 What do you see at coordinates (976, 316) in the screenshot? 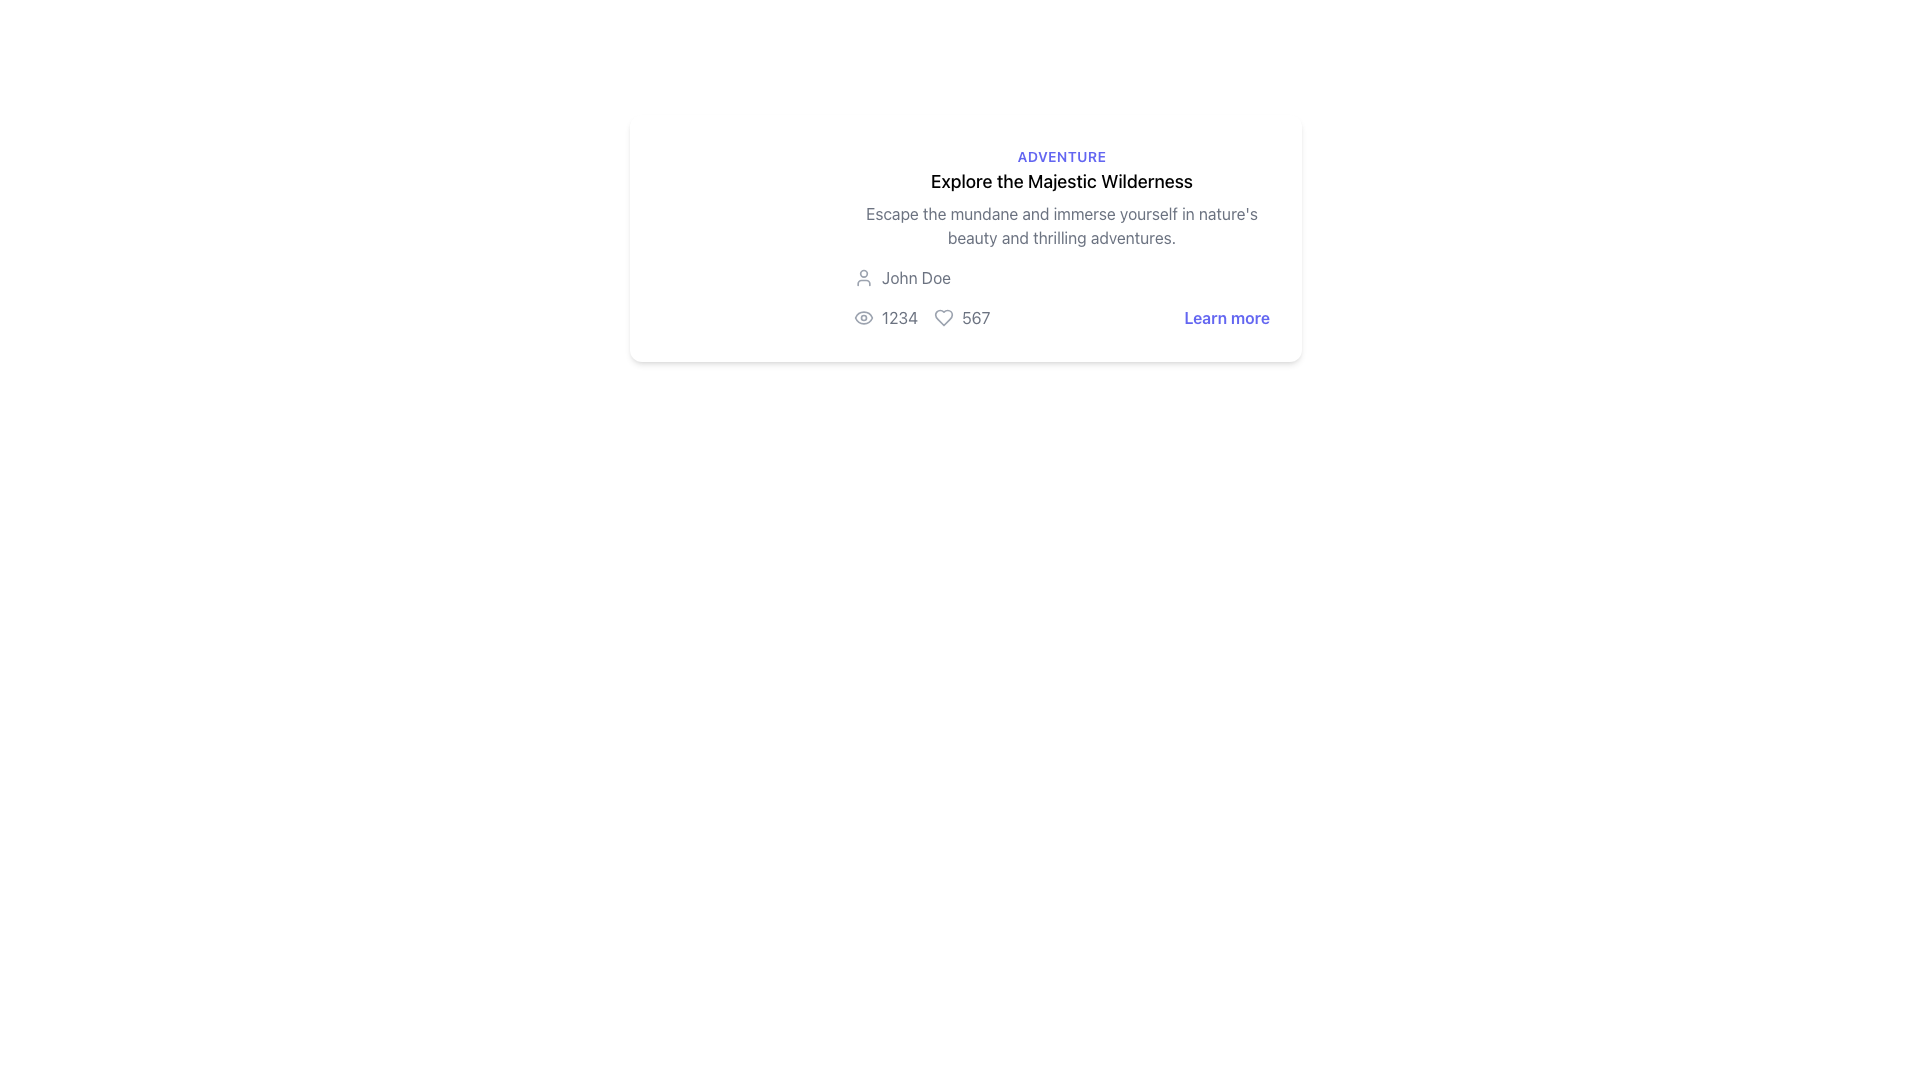
I see `the text label displaying the number '567' in gray font, which is located to the right of a heart icon and below an adventure story description` at bounding box center [976, 316].